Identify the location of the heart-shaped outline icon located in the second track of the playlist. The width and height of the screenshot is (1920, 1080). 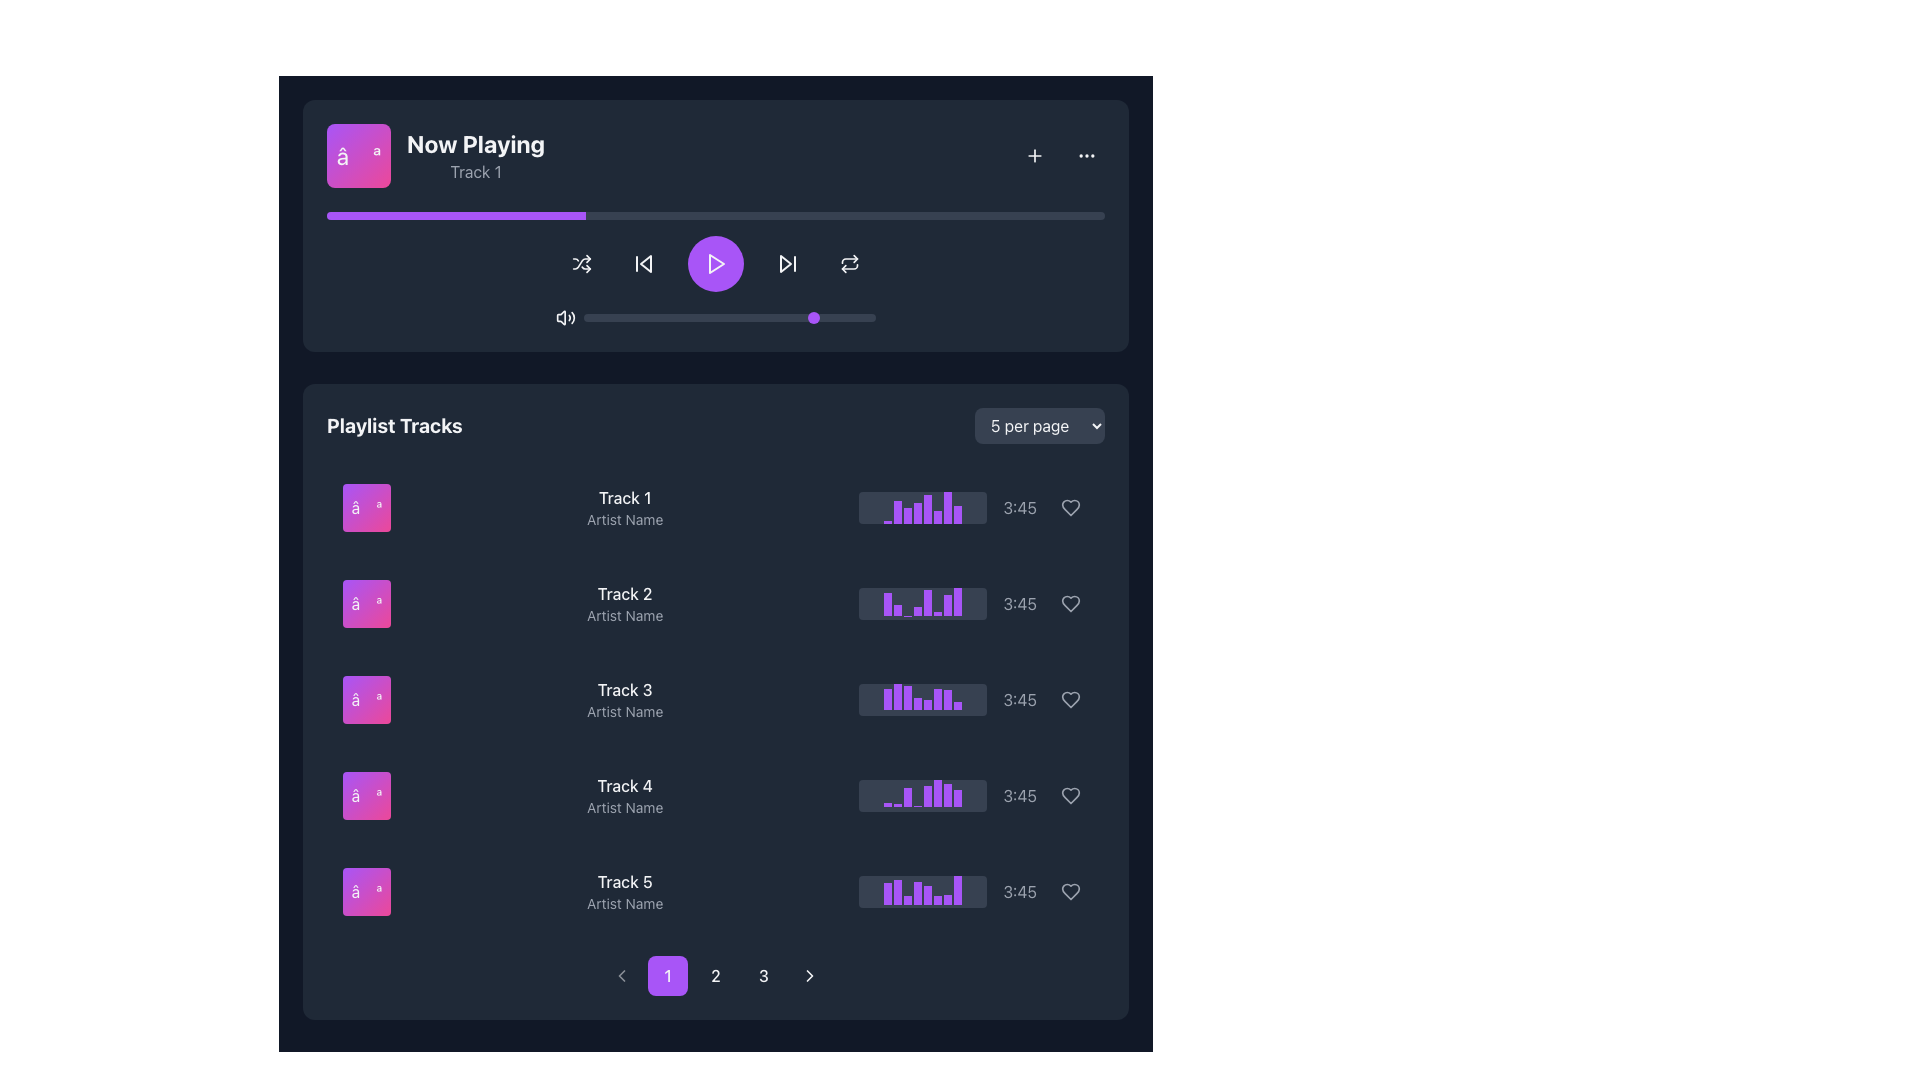
(1069, 603).